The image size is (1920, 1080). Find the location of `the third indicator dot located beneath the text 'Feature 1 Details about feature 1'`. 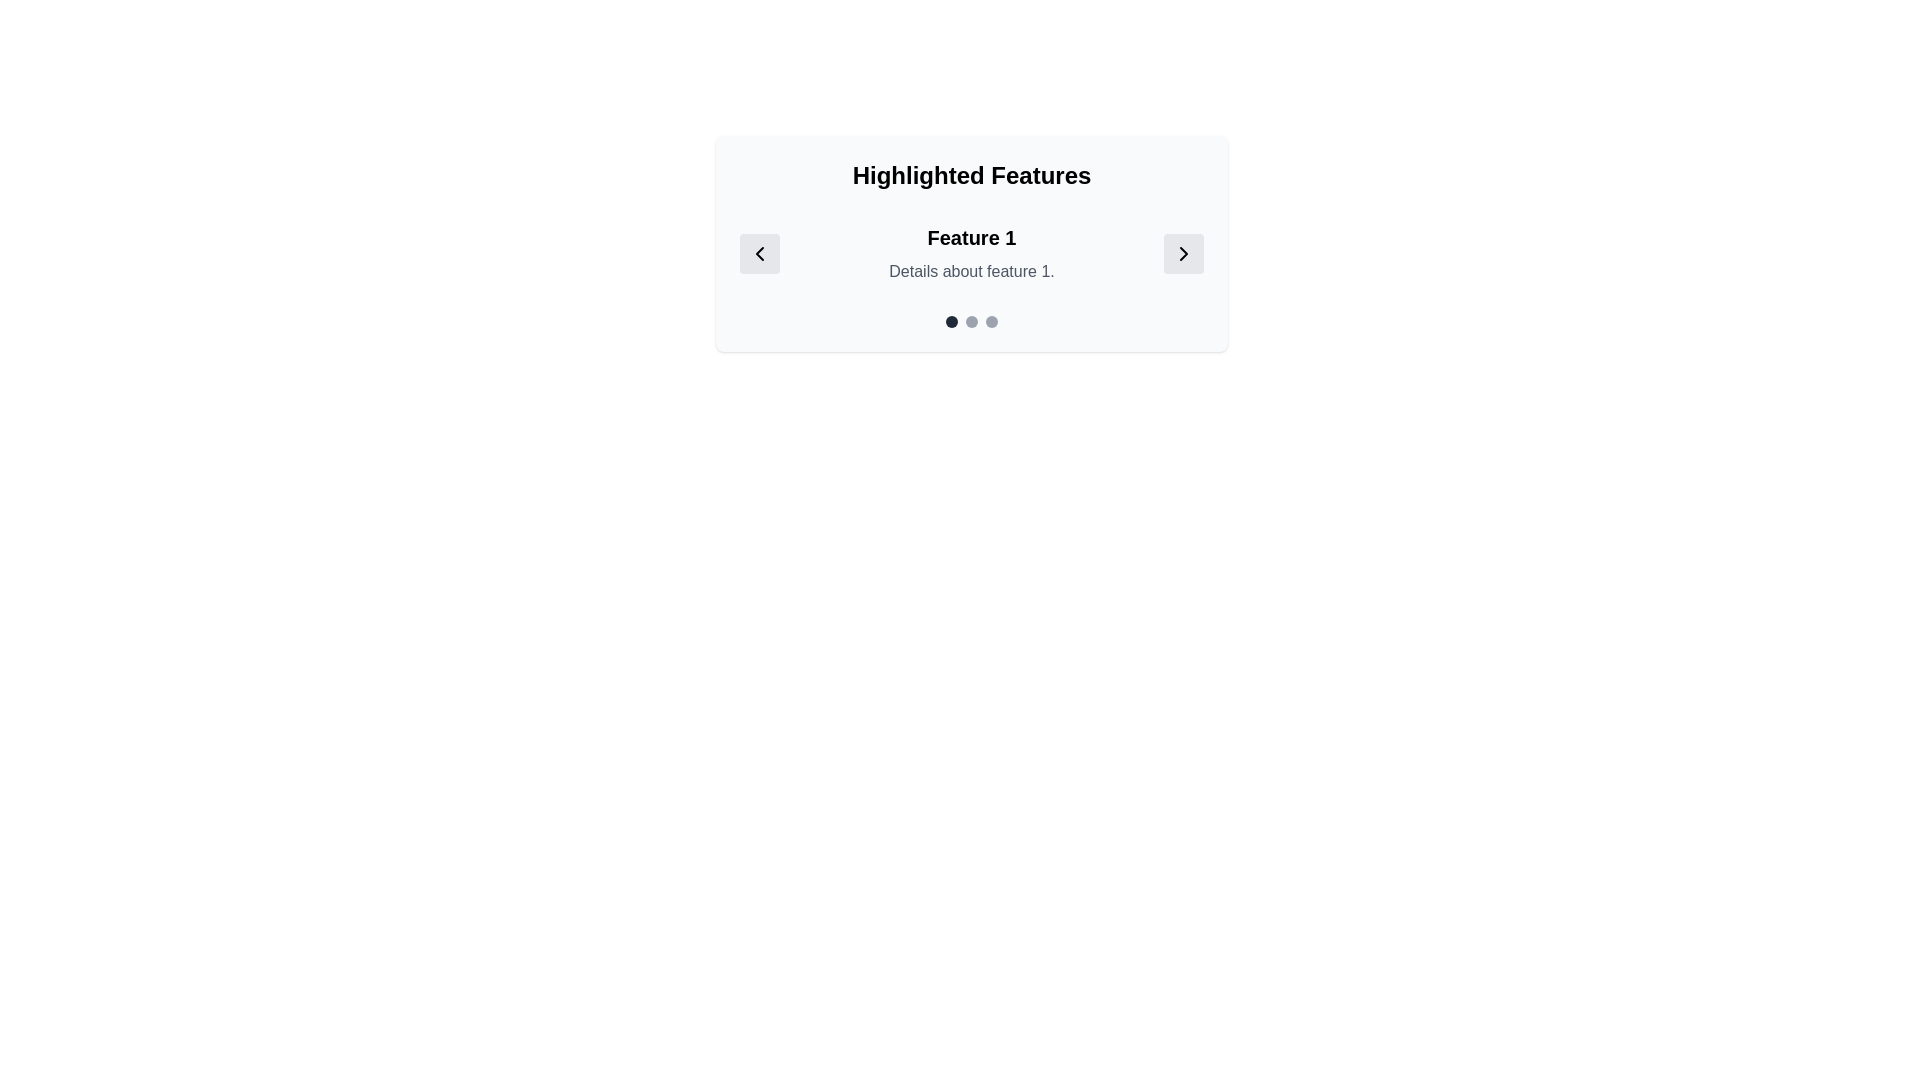

the third indicator dot located beneath the text 'Feature 1 Details about feature 1' is located at coordinates (992, 320).